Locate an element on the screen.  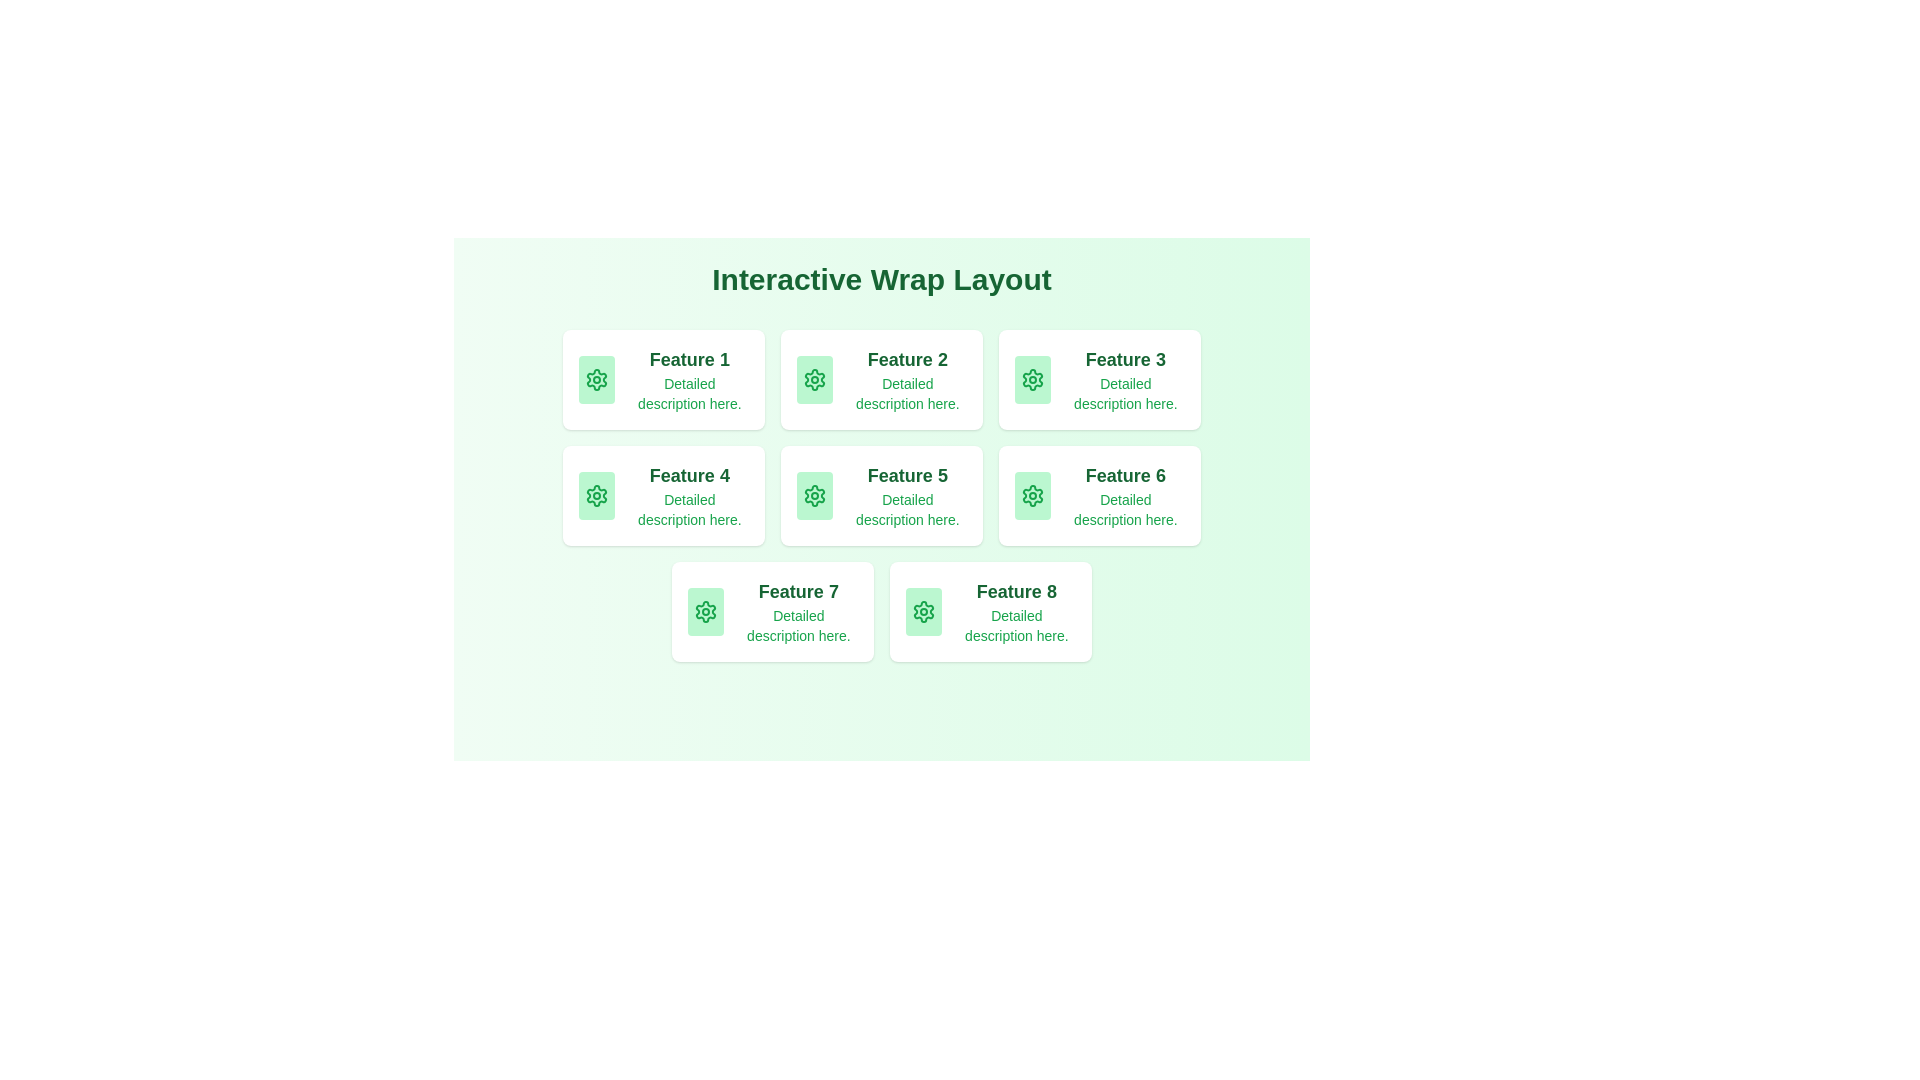
the green gear icon representing settings within the 'Feature 7' card located in the bottom row of the layout grid is located at coordinates (705, 611).